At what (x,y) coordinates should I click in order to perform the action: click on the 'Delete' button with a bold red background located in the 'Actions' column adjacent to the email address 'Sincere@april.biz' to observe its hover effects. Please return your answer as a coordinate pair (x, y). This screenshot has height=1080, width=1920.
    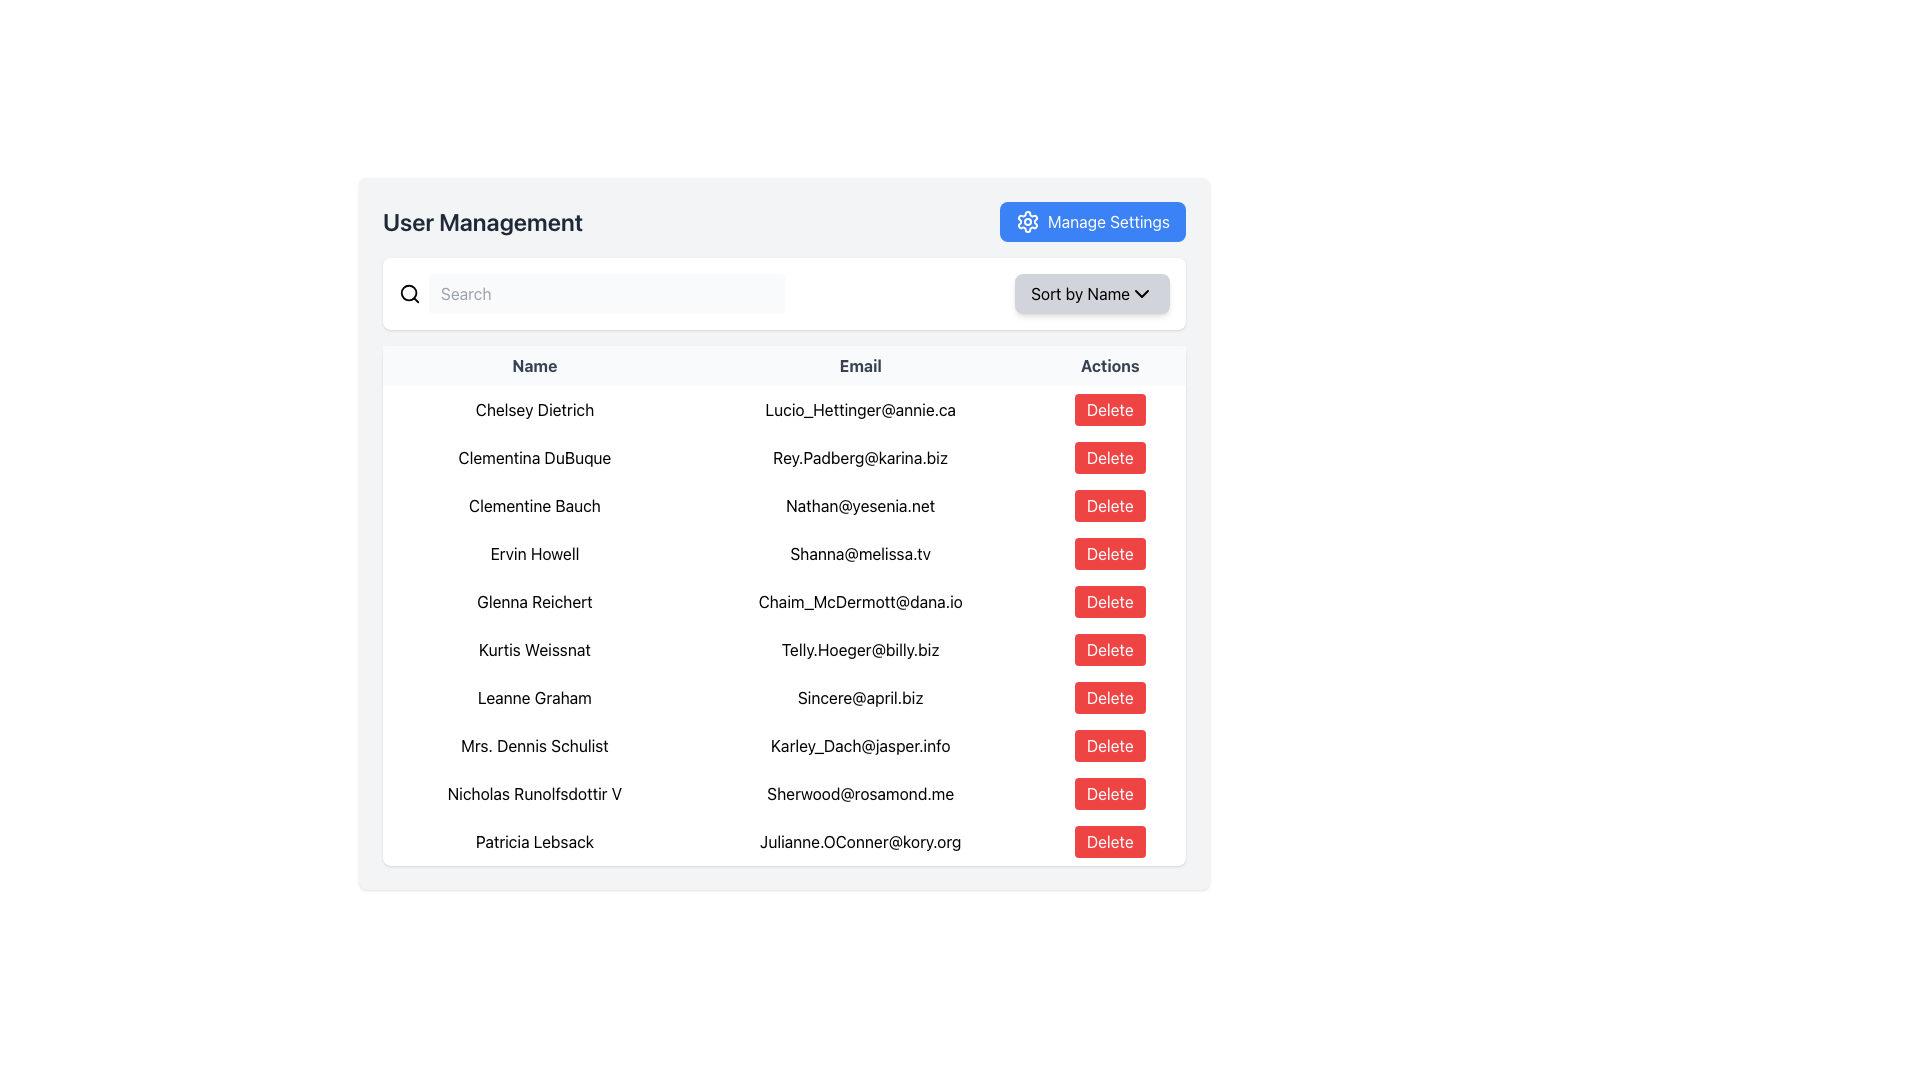
    Looking at the image, I should click on (1109, 697).